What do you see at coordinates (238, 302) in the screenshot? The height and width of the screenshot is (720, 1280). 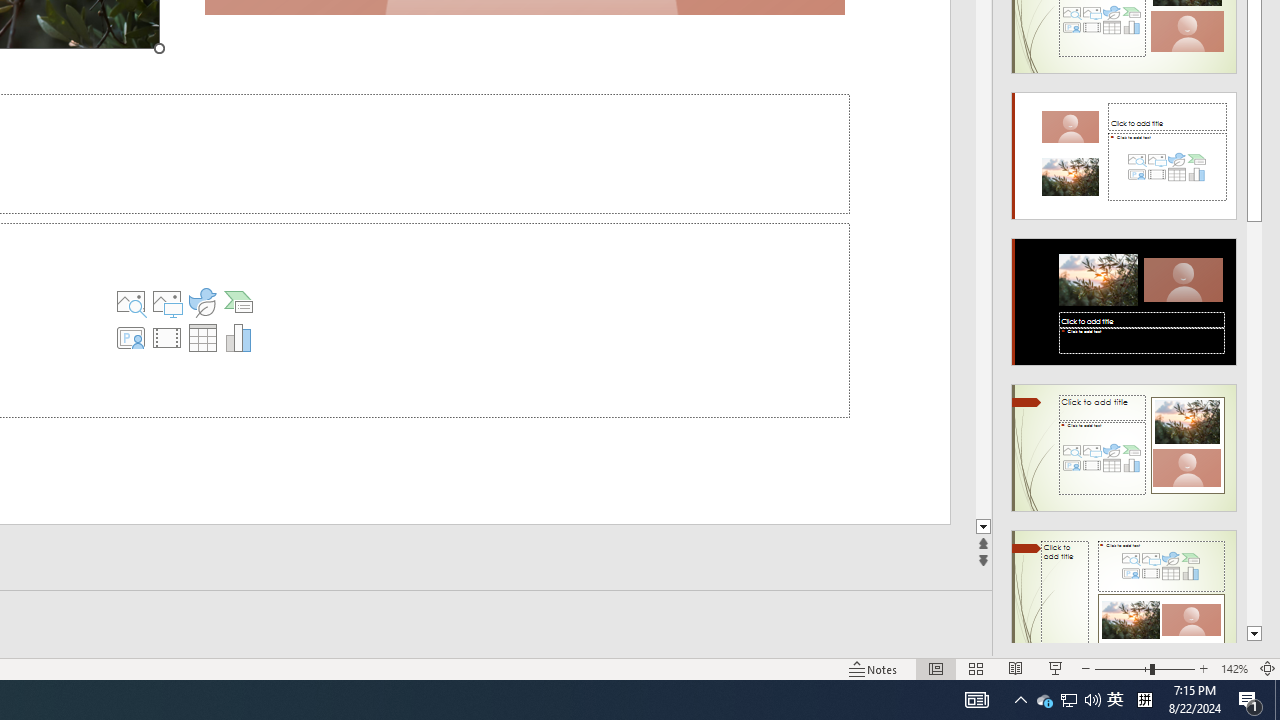 I see `'Insert a SmartArt Graphic'` at bounding box center [238, 302].